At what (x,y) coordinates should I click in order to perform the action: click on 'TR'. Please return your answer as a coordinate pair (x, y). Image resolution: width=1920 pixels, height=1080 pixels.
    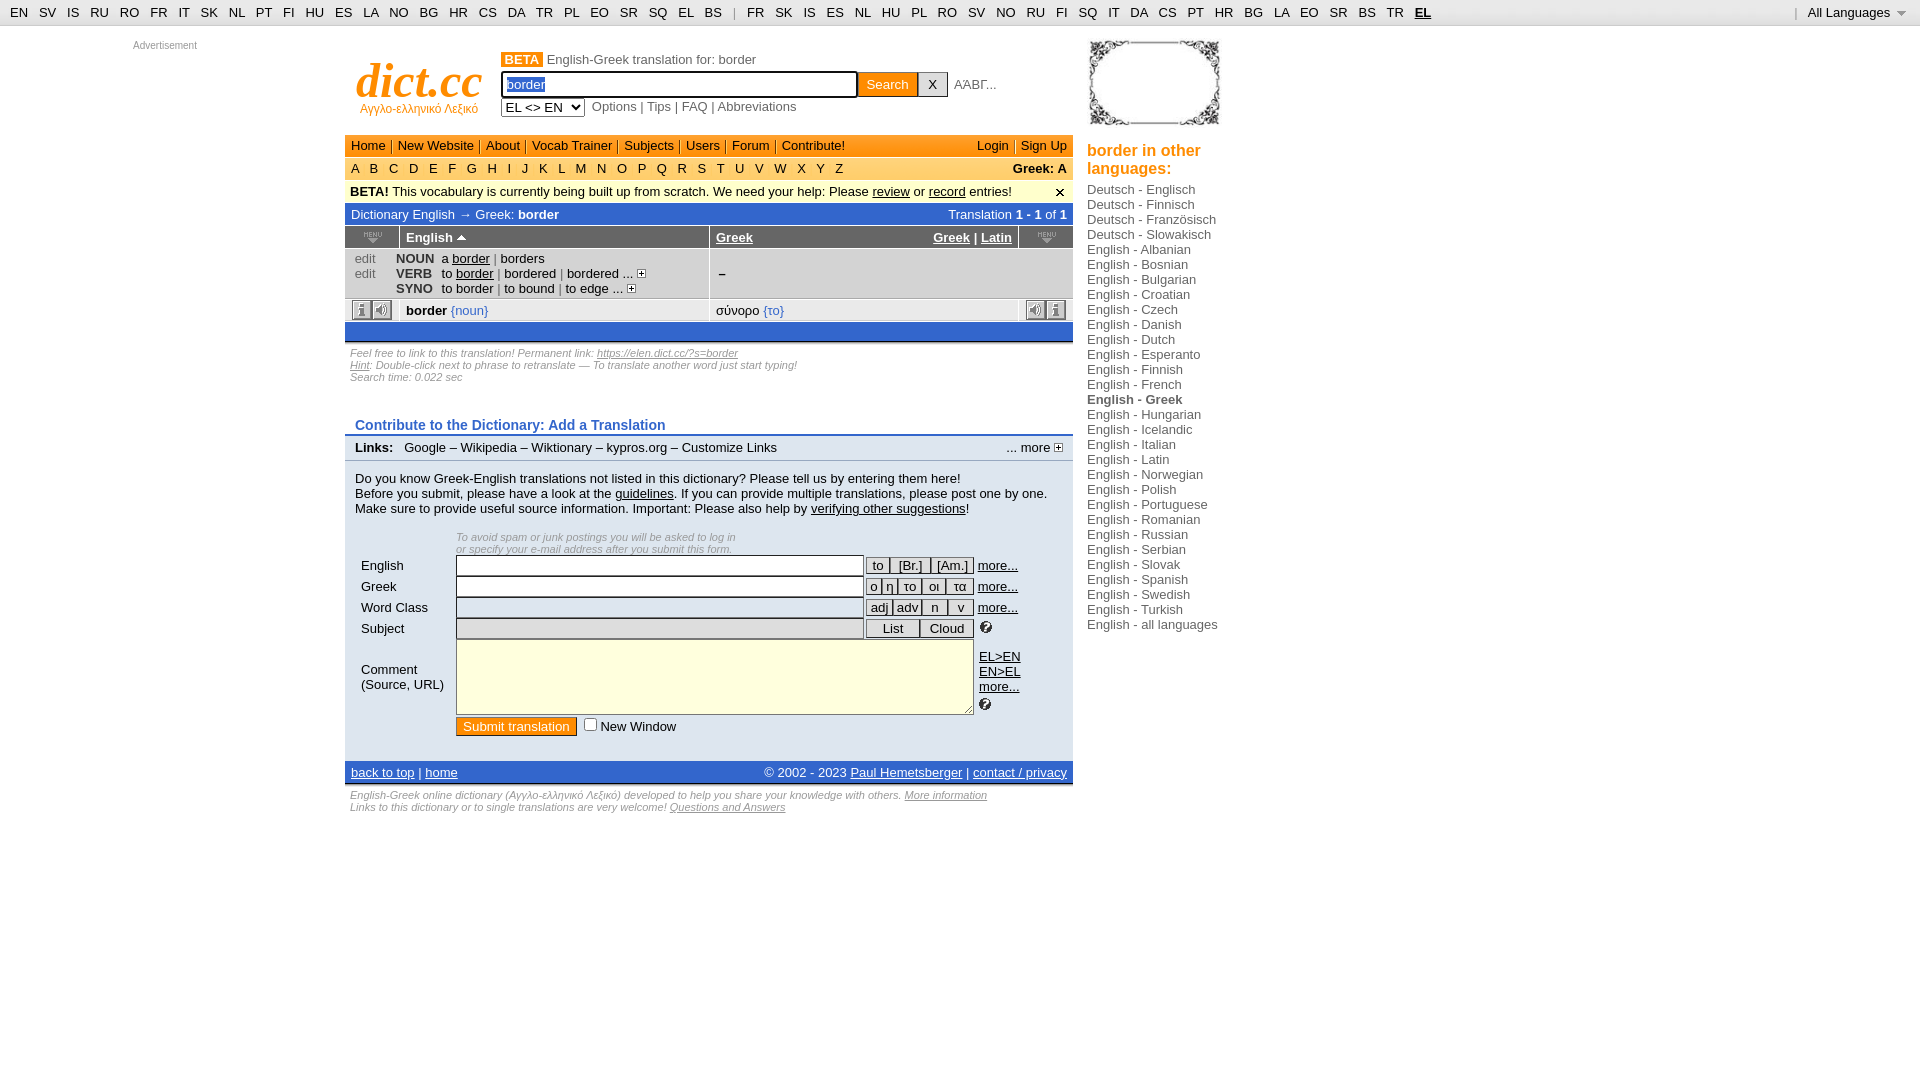
    Looking at the image, I should click on (544, 12).